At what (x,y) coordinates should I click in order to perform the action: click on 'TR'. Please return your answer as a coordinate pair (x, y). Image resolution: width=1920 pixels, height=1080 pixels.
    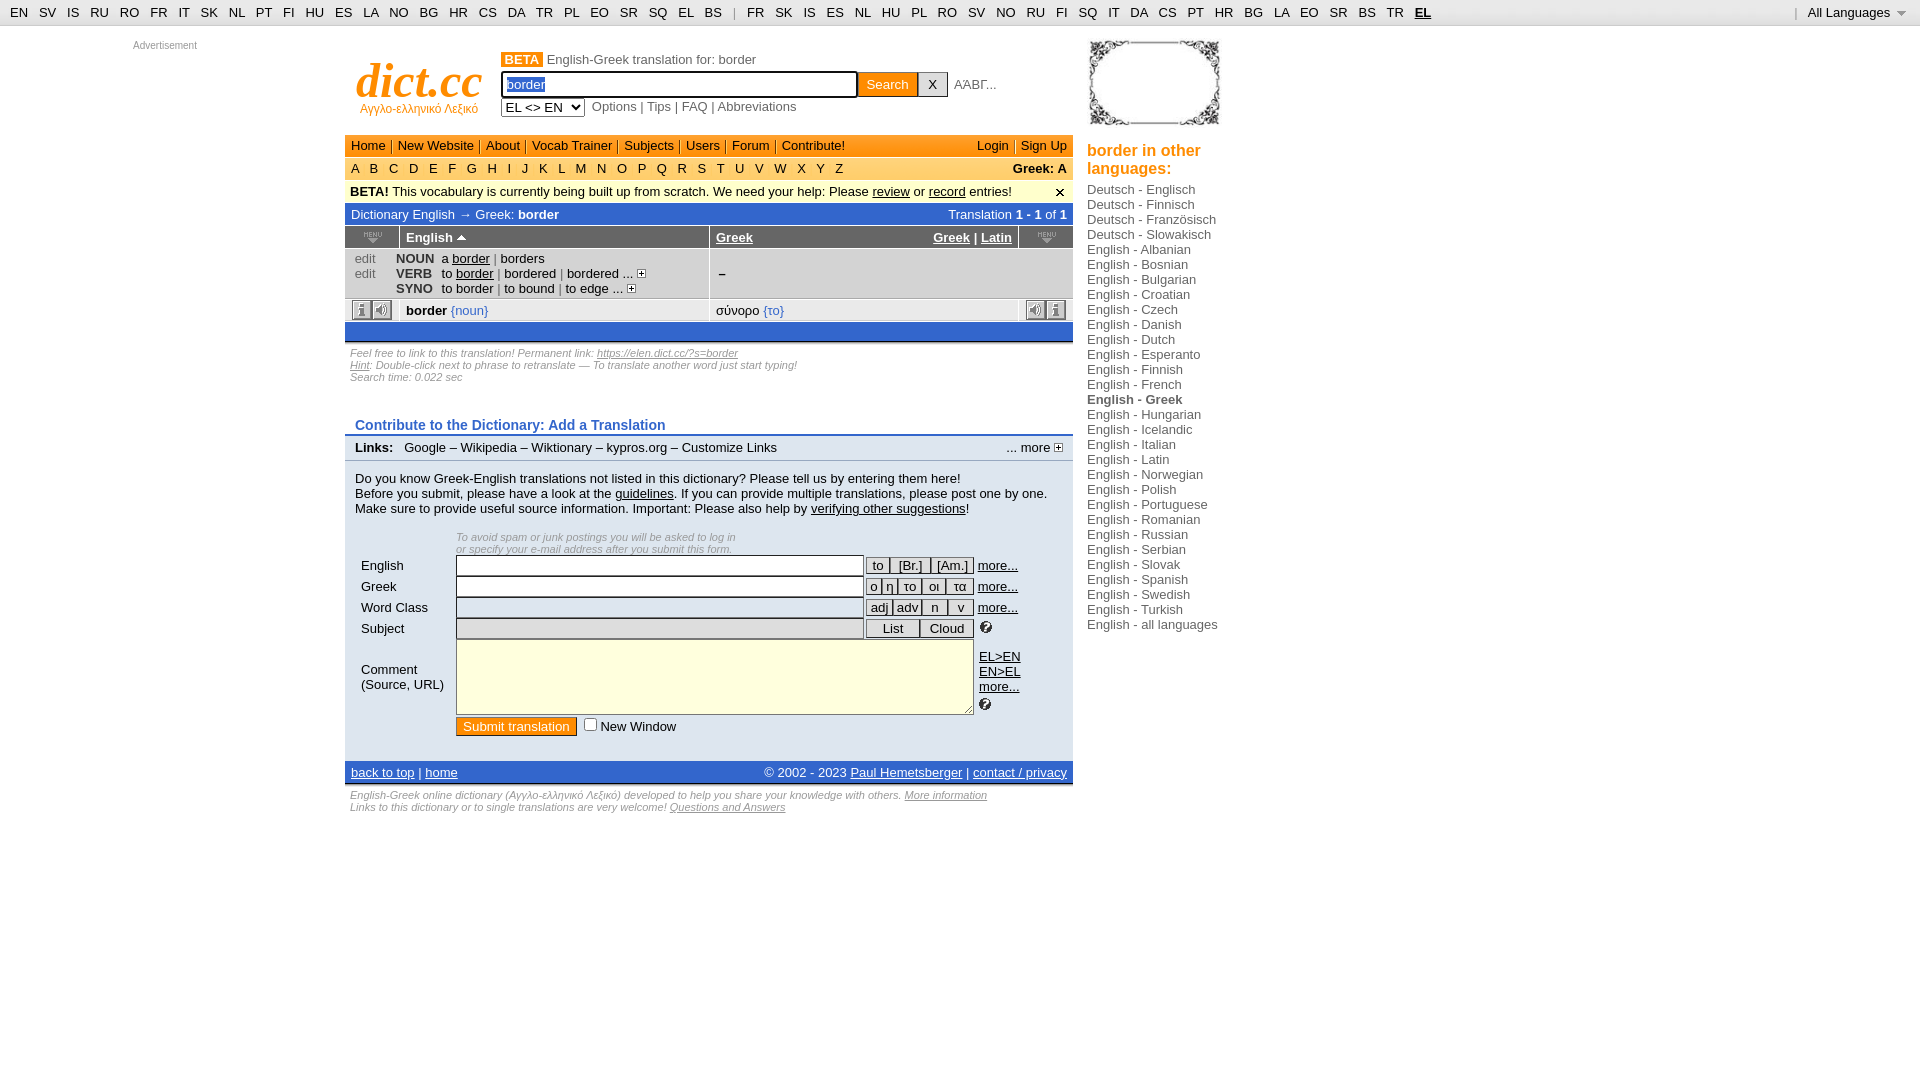
    Looking at the image, I should click on (544, 12).